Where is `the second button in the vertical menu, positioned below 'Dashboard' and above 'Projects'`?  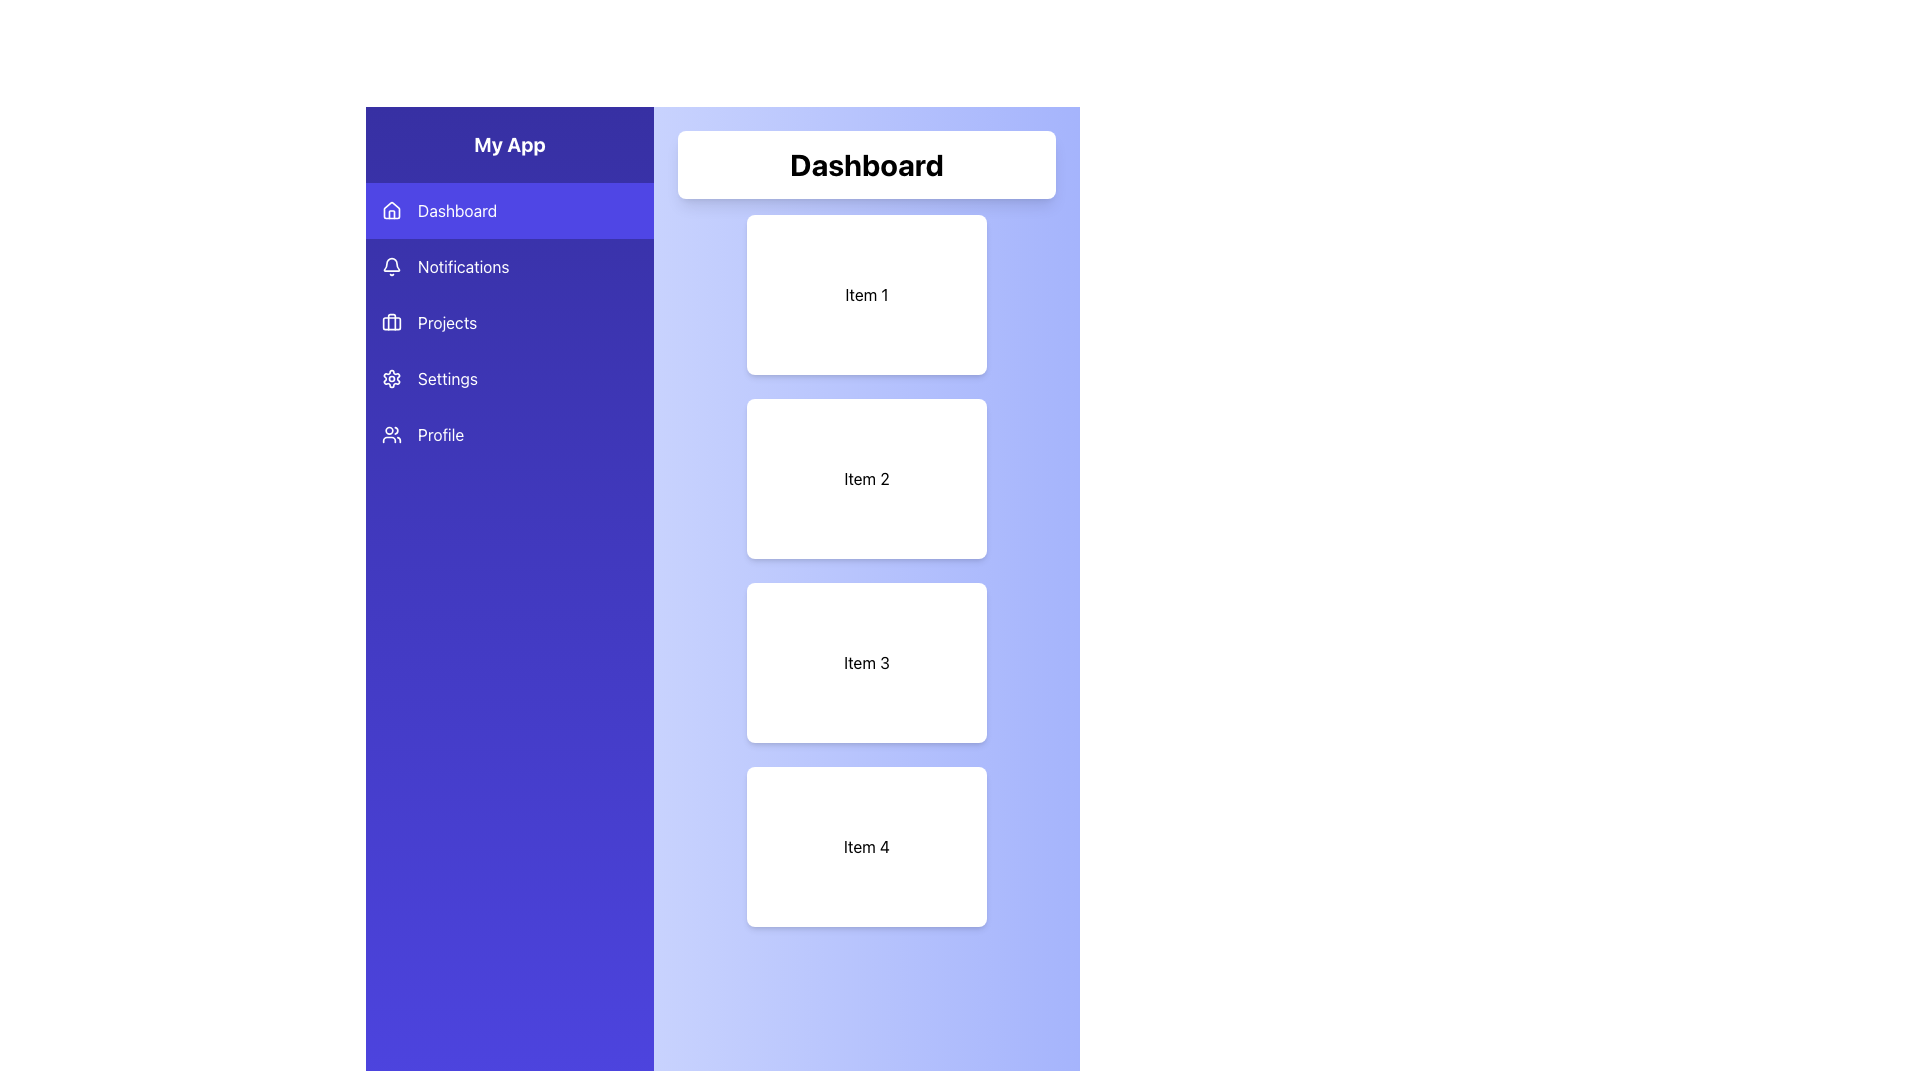 the second button in the vertical menu, positioned below 'Dashboard' and above 'Projects' is located at coordinates (509, 265).